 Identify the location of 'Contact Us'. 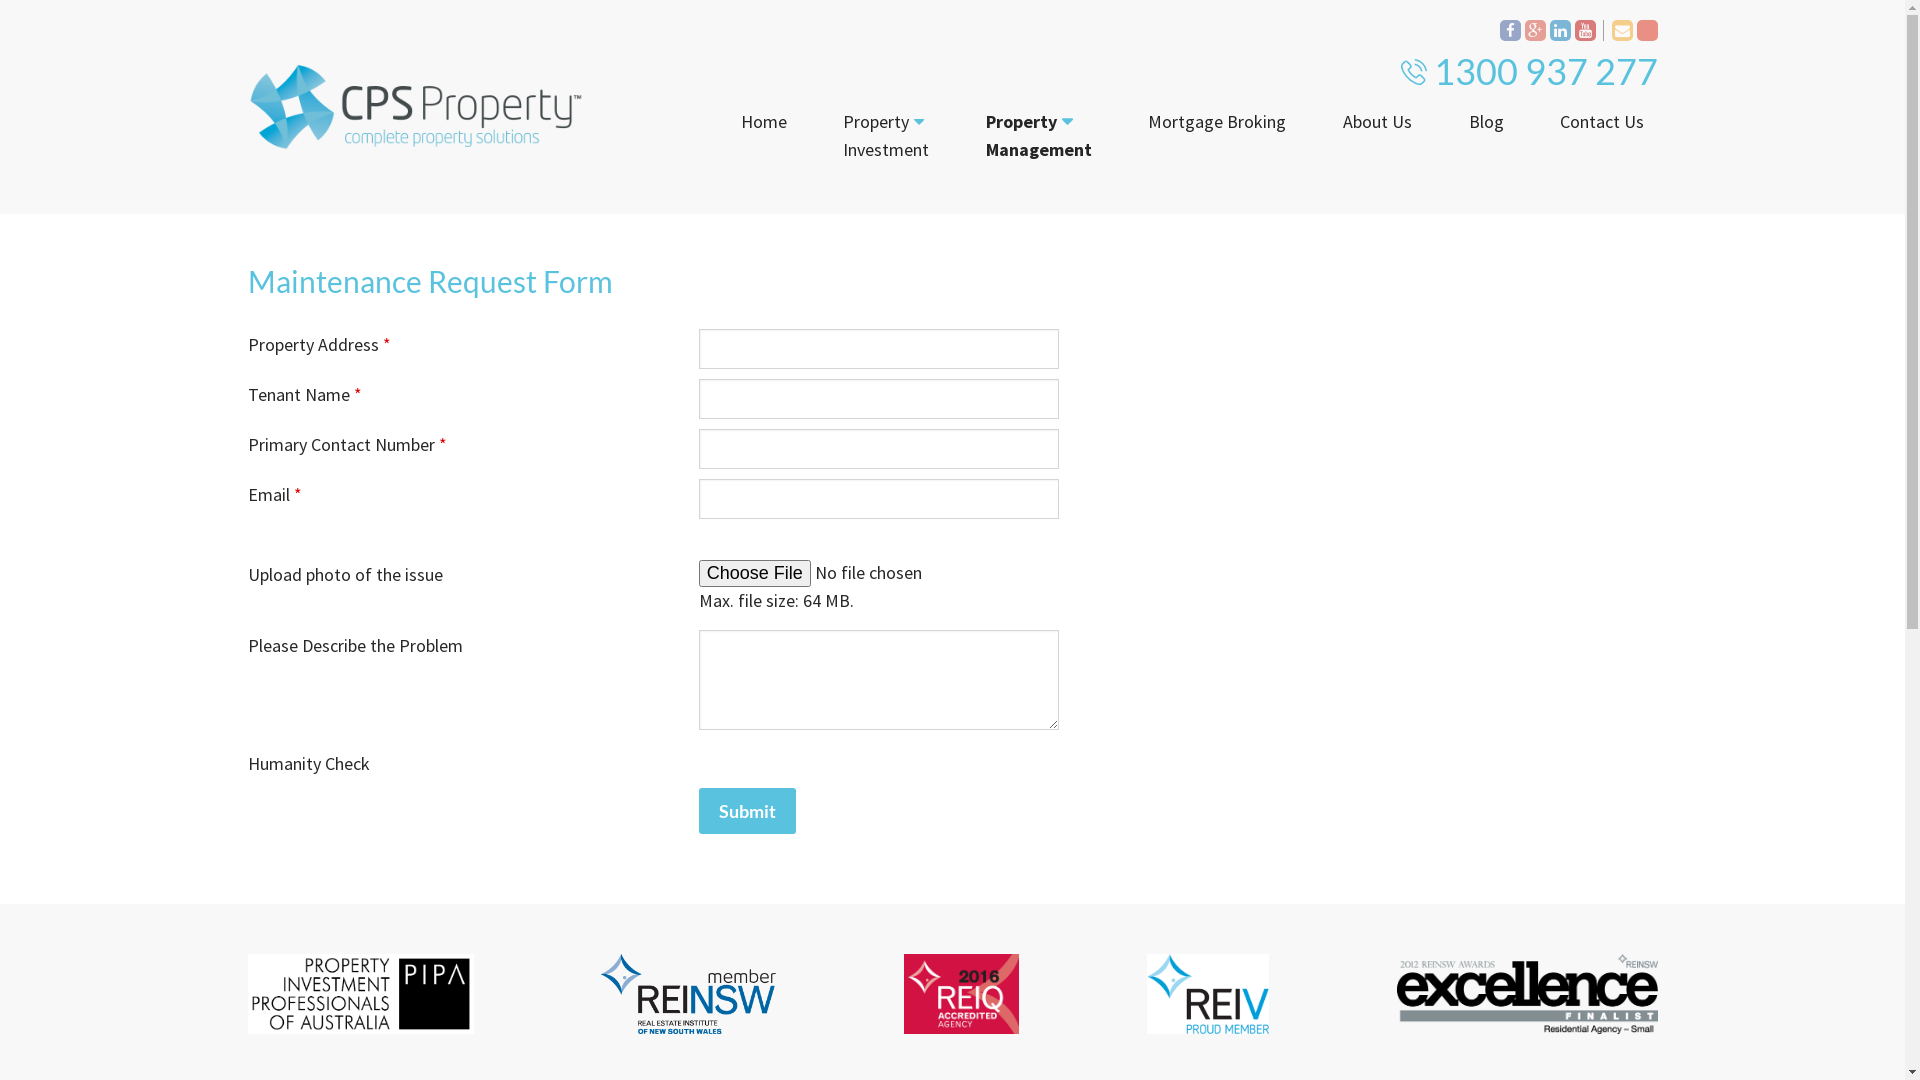
(1602, 122).